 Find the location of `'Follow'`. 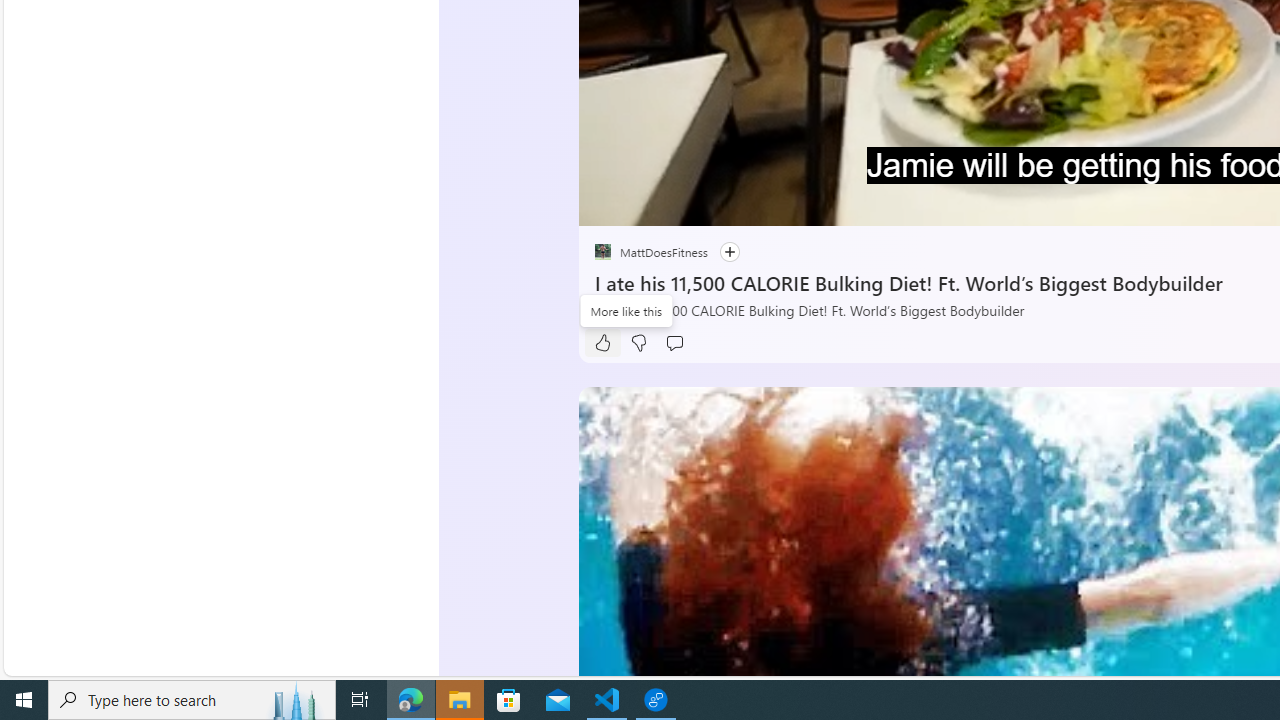

'Follow' is located at coordinates (728, 251).